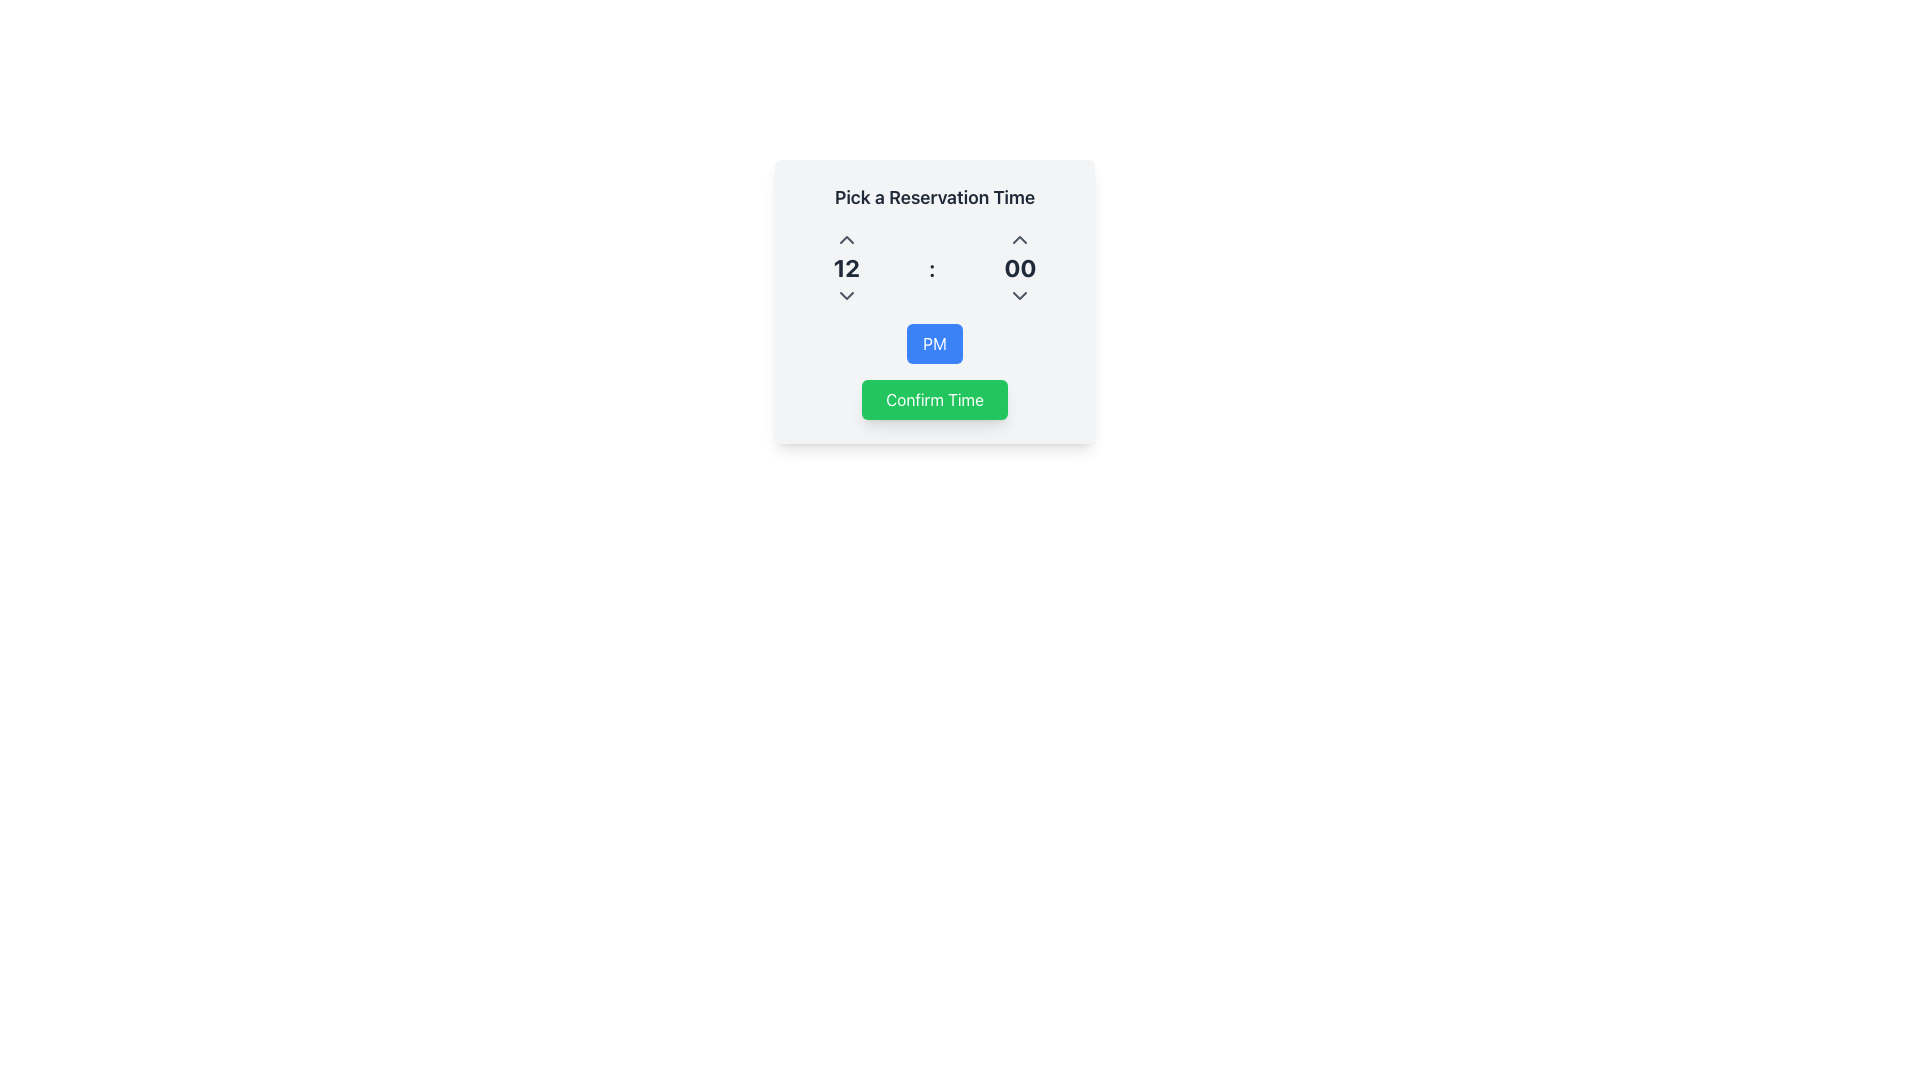 Image resolution: width=1920 pixels, height=1080 pixels. I want to click on the small rectangular button with a blue background and white text 'PM' located in the 'Pick a Reservation Time' panel, so click(934, 342).